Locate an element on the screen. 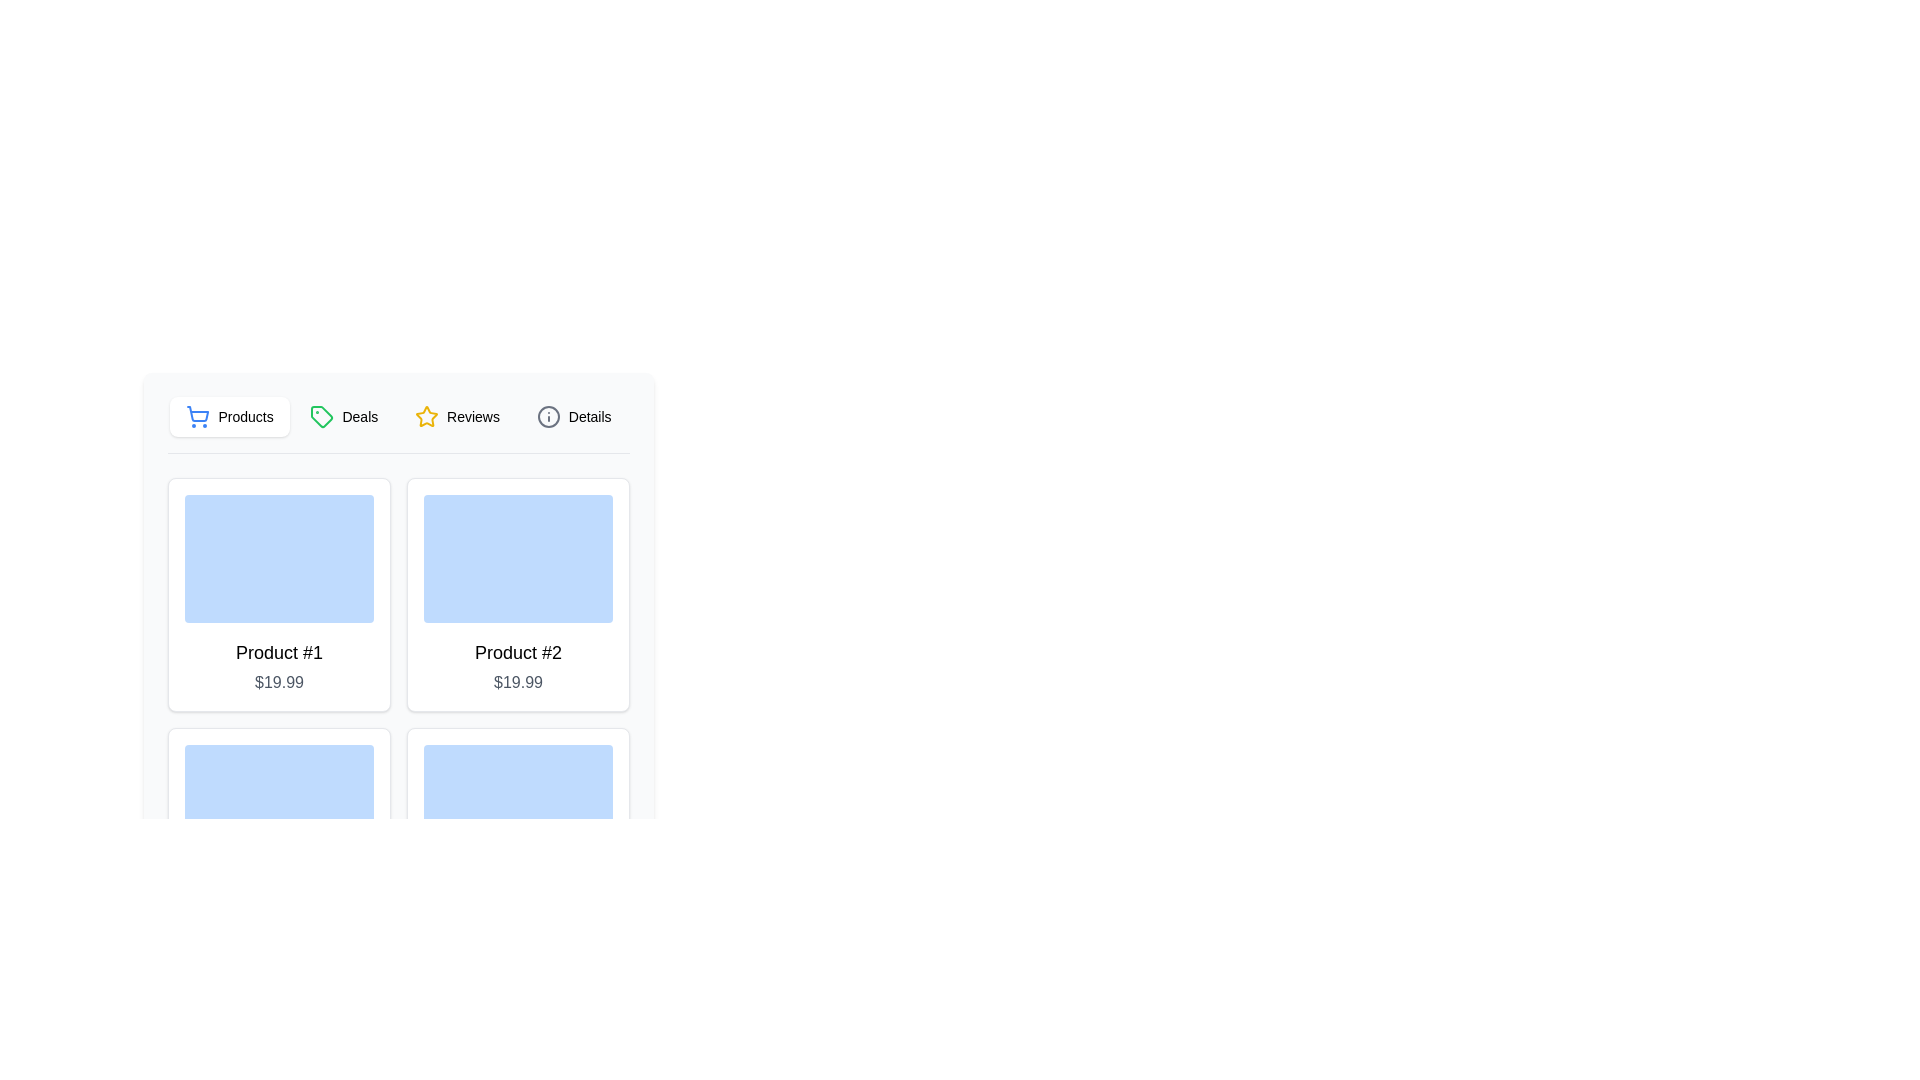  the shopping cart icon with a blue outline located to the left of the 'Products' label in the navigation bar for identification purposes is located at coordinates (198, 415).